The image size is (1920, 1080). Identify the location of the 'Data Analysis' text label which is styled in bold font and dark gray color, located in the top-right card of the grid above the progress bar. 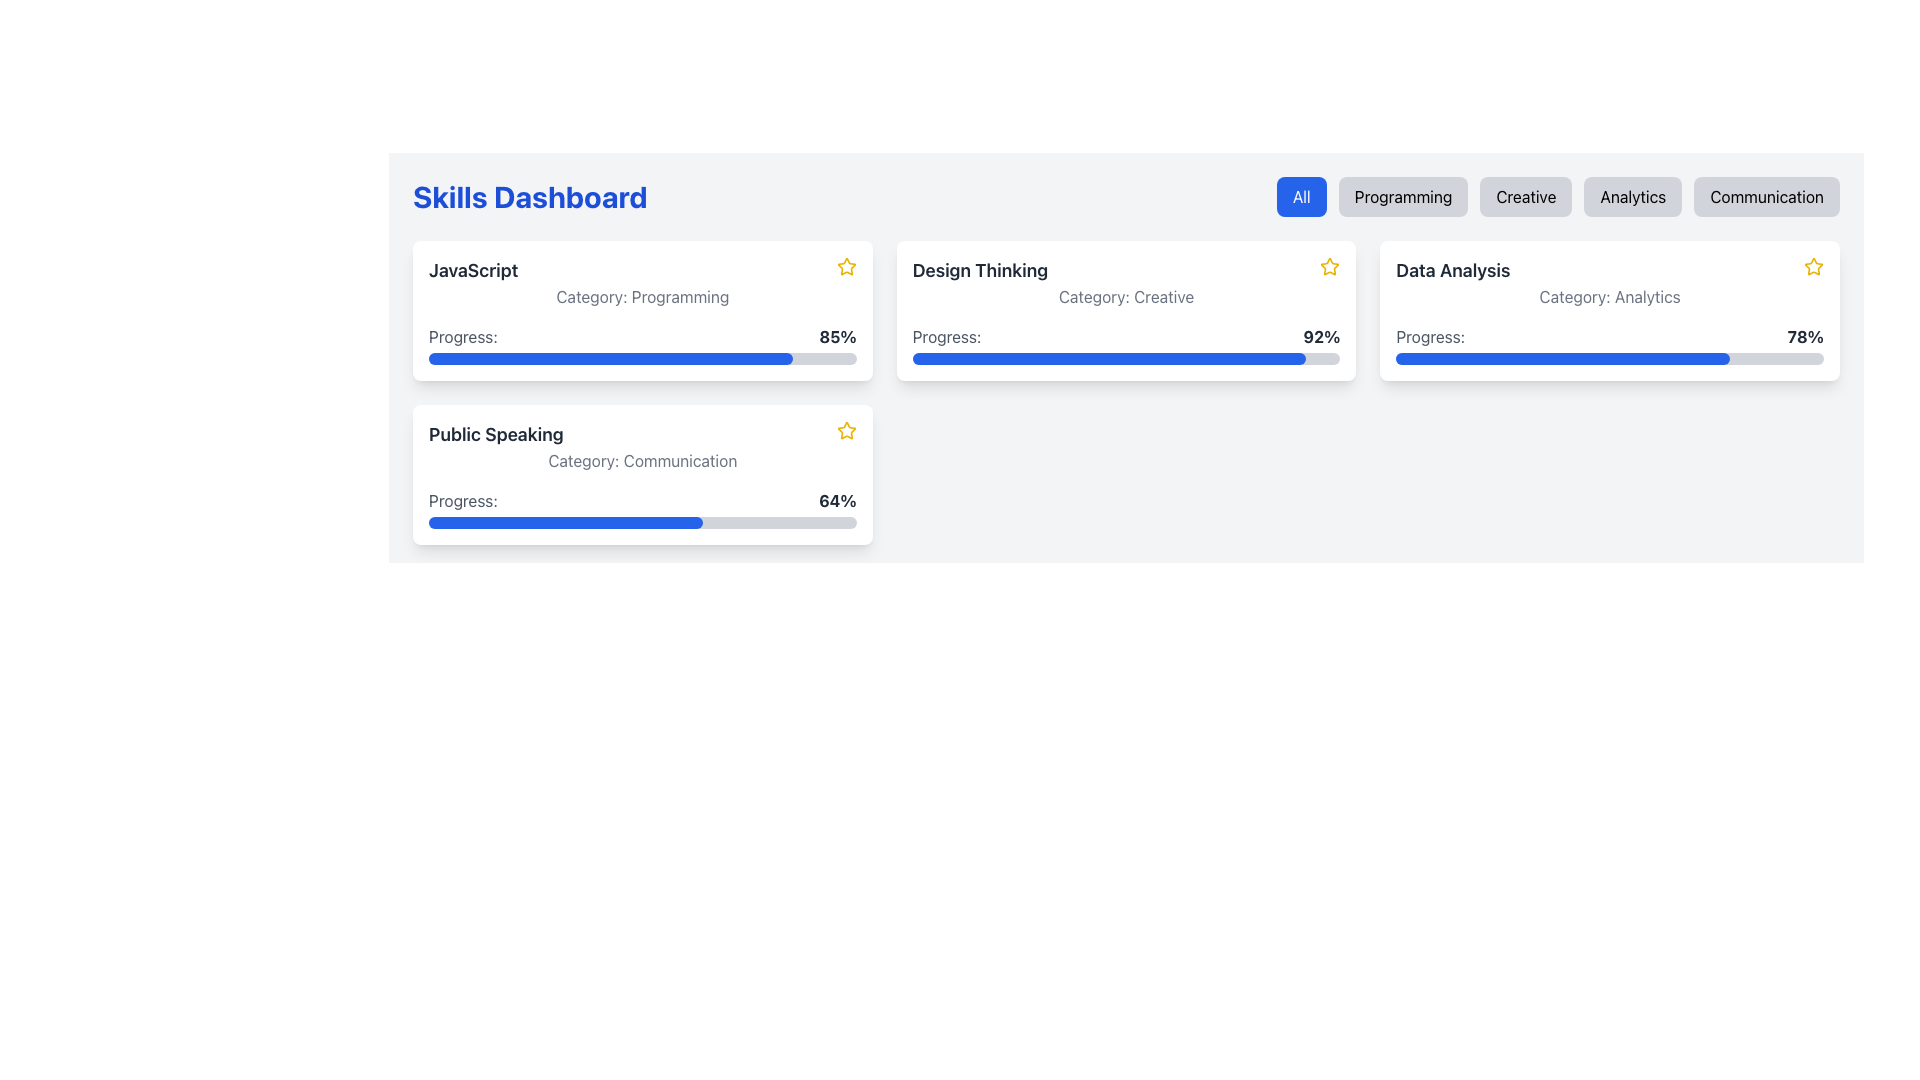
(1453, 270).